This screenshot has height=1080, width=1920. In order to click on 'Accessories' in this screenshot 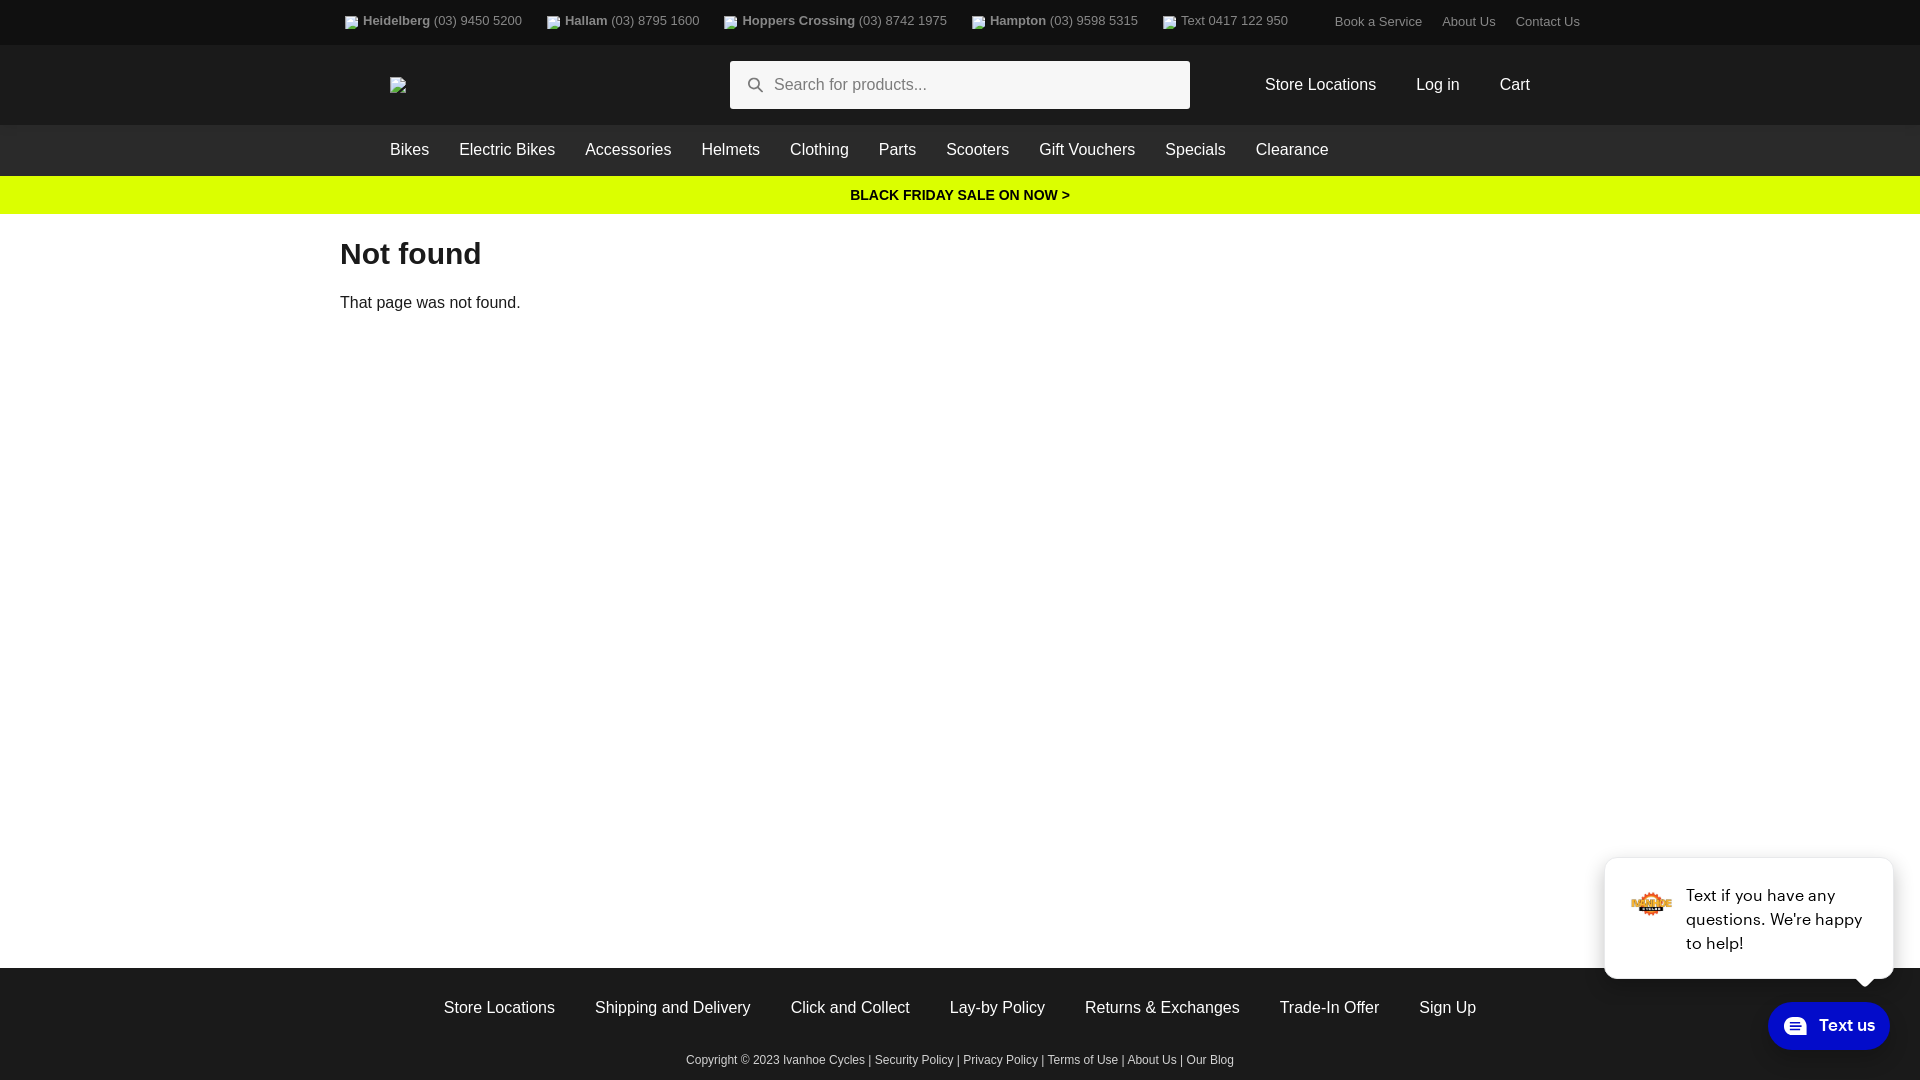, I will do `click(627, 149)`.